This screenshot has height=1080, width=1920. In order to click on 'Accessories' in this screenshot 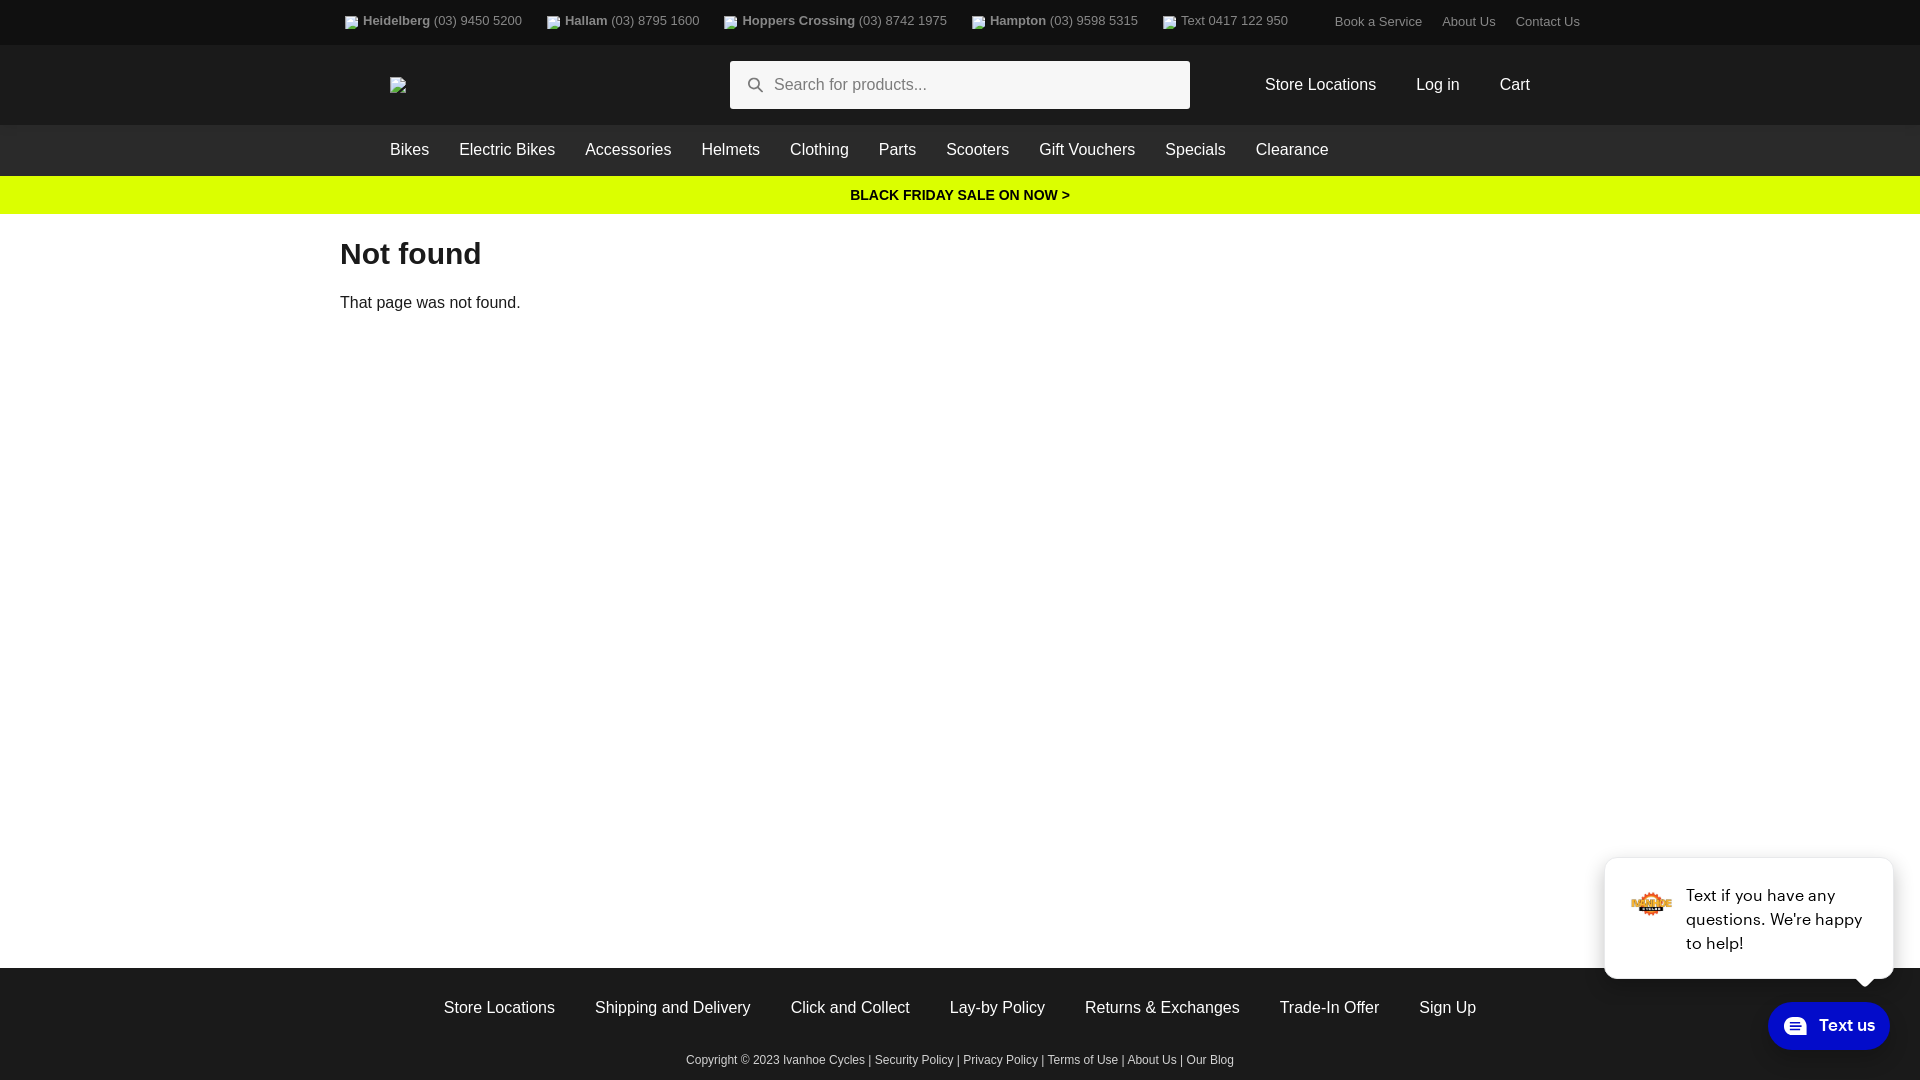, I will do `click(627, 149)`.